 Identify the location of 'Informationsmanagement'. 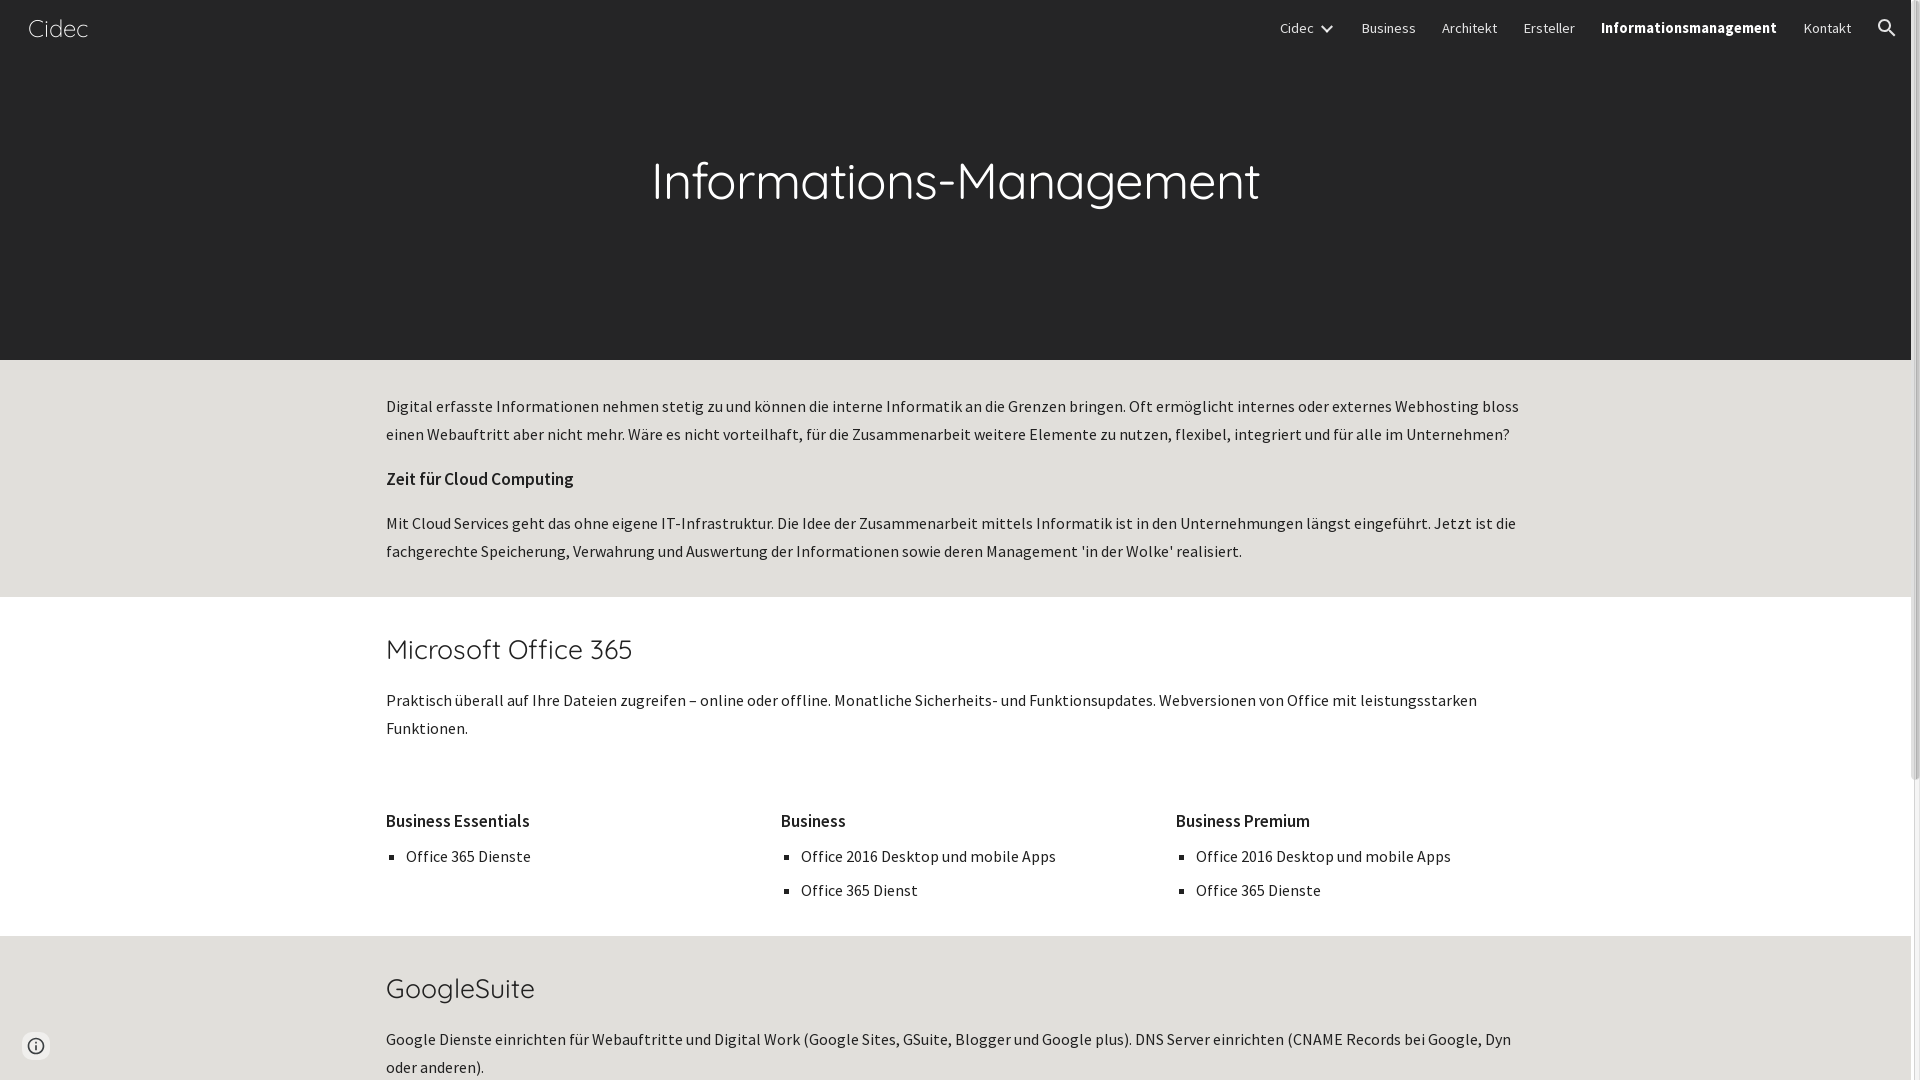
(1601, 27).